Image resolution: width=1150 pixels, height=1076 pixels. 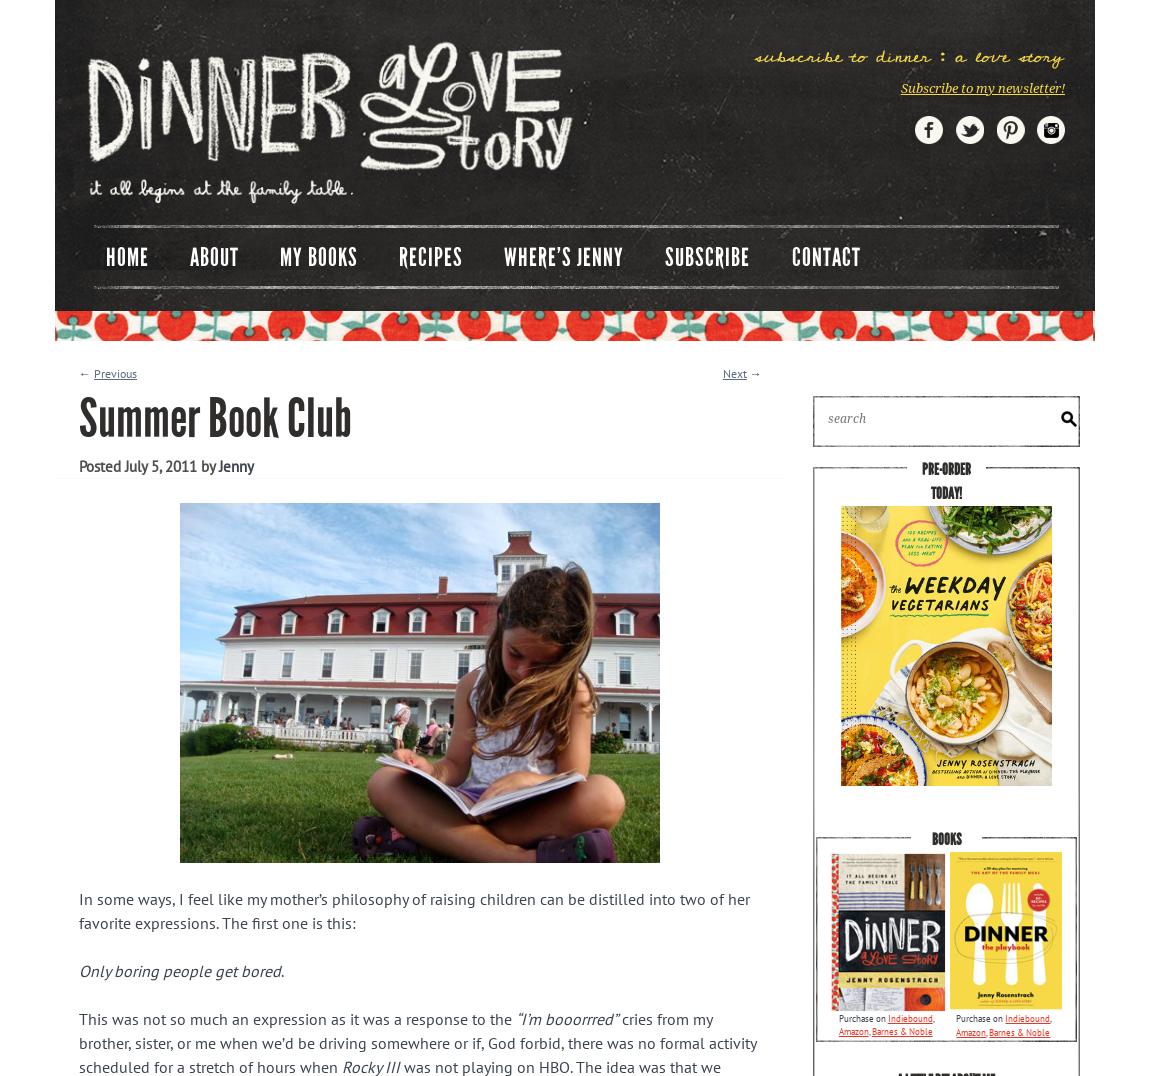 I want to click on 'My Books', so click(x=317, y=256).